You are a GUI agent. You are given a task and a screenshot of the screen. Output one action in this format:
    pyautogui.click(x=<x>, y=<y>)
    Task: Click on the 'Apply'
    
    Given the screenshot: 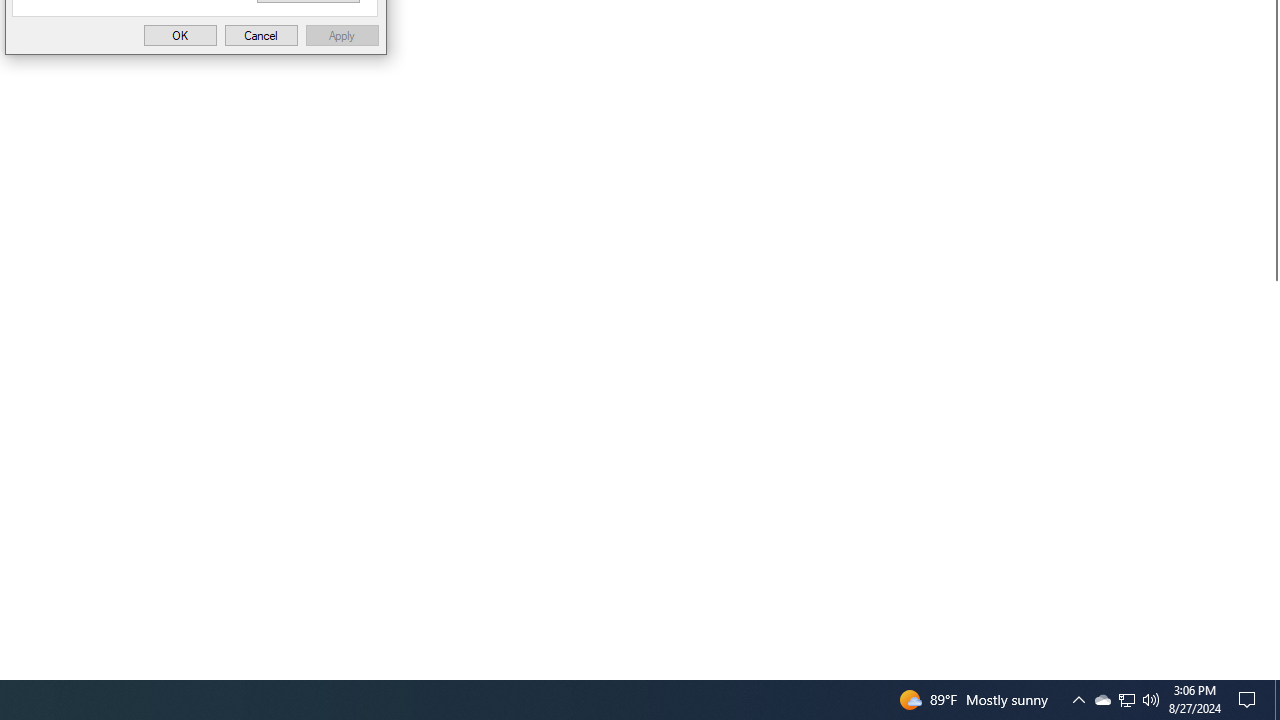 What is the action you would take?
    pyautogui.click(x=342, y=35)
    